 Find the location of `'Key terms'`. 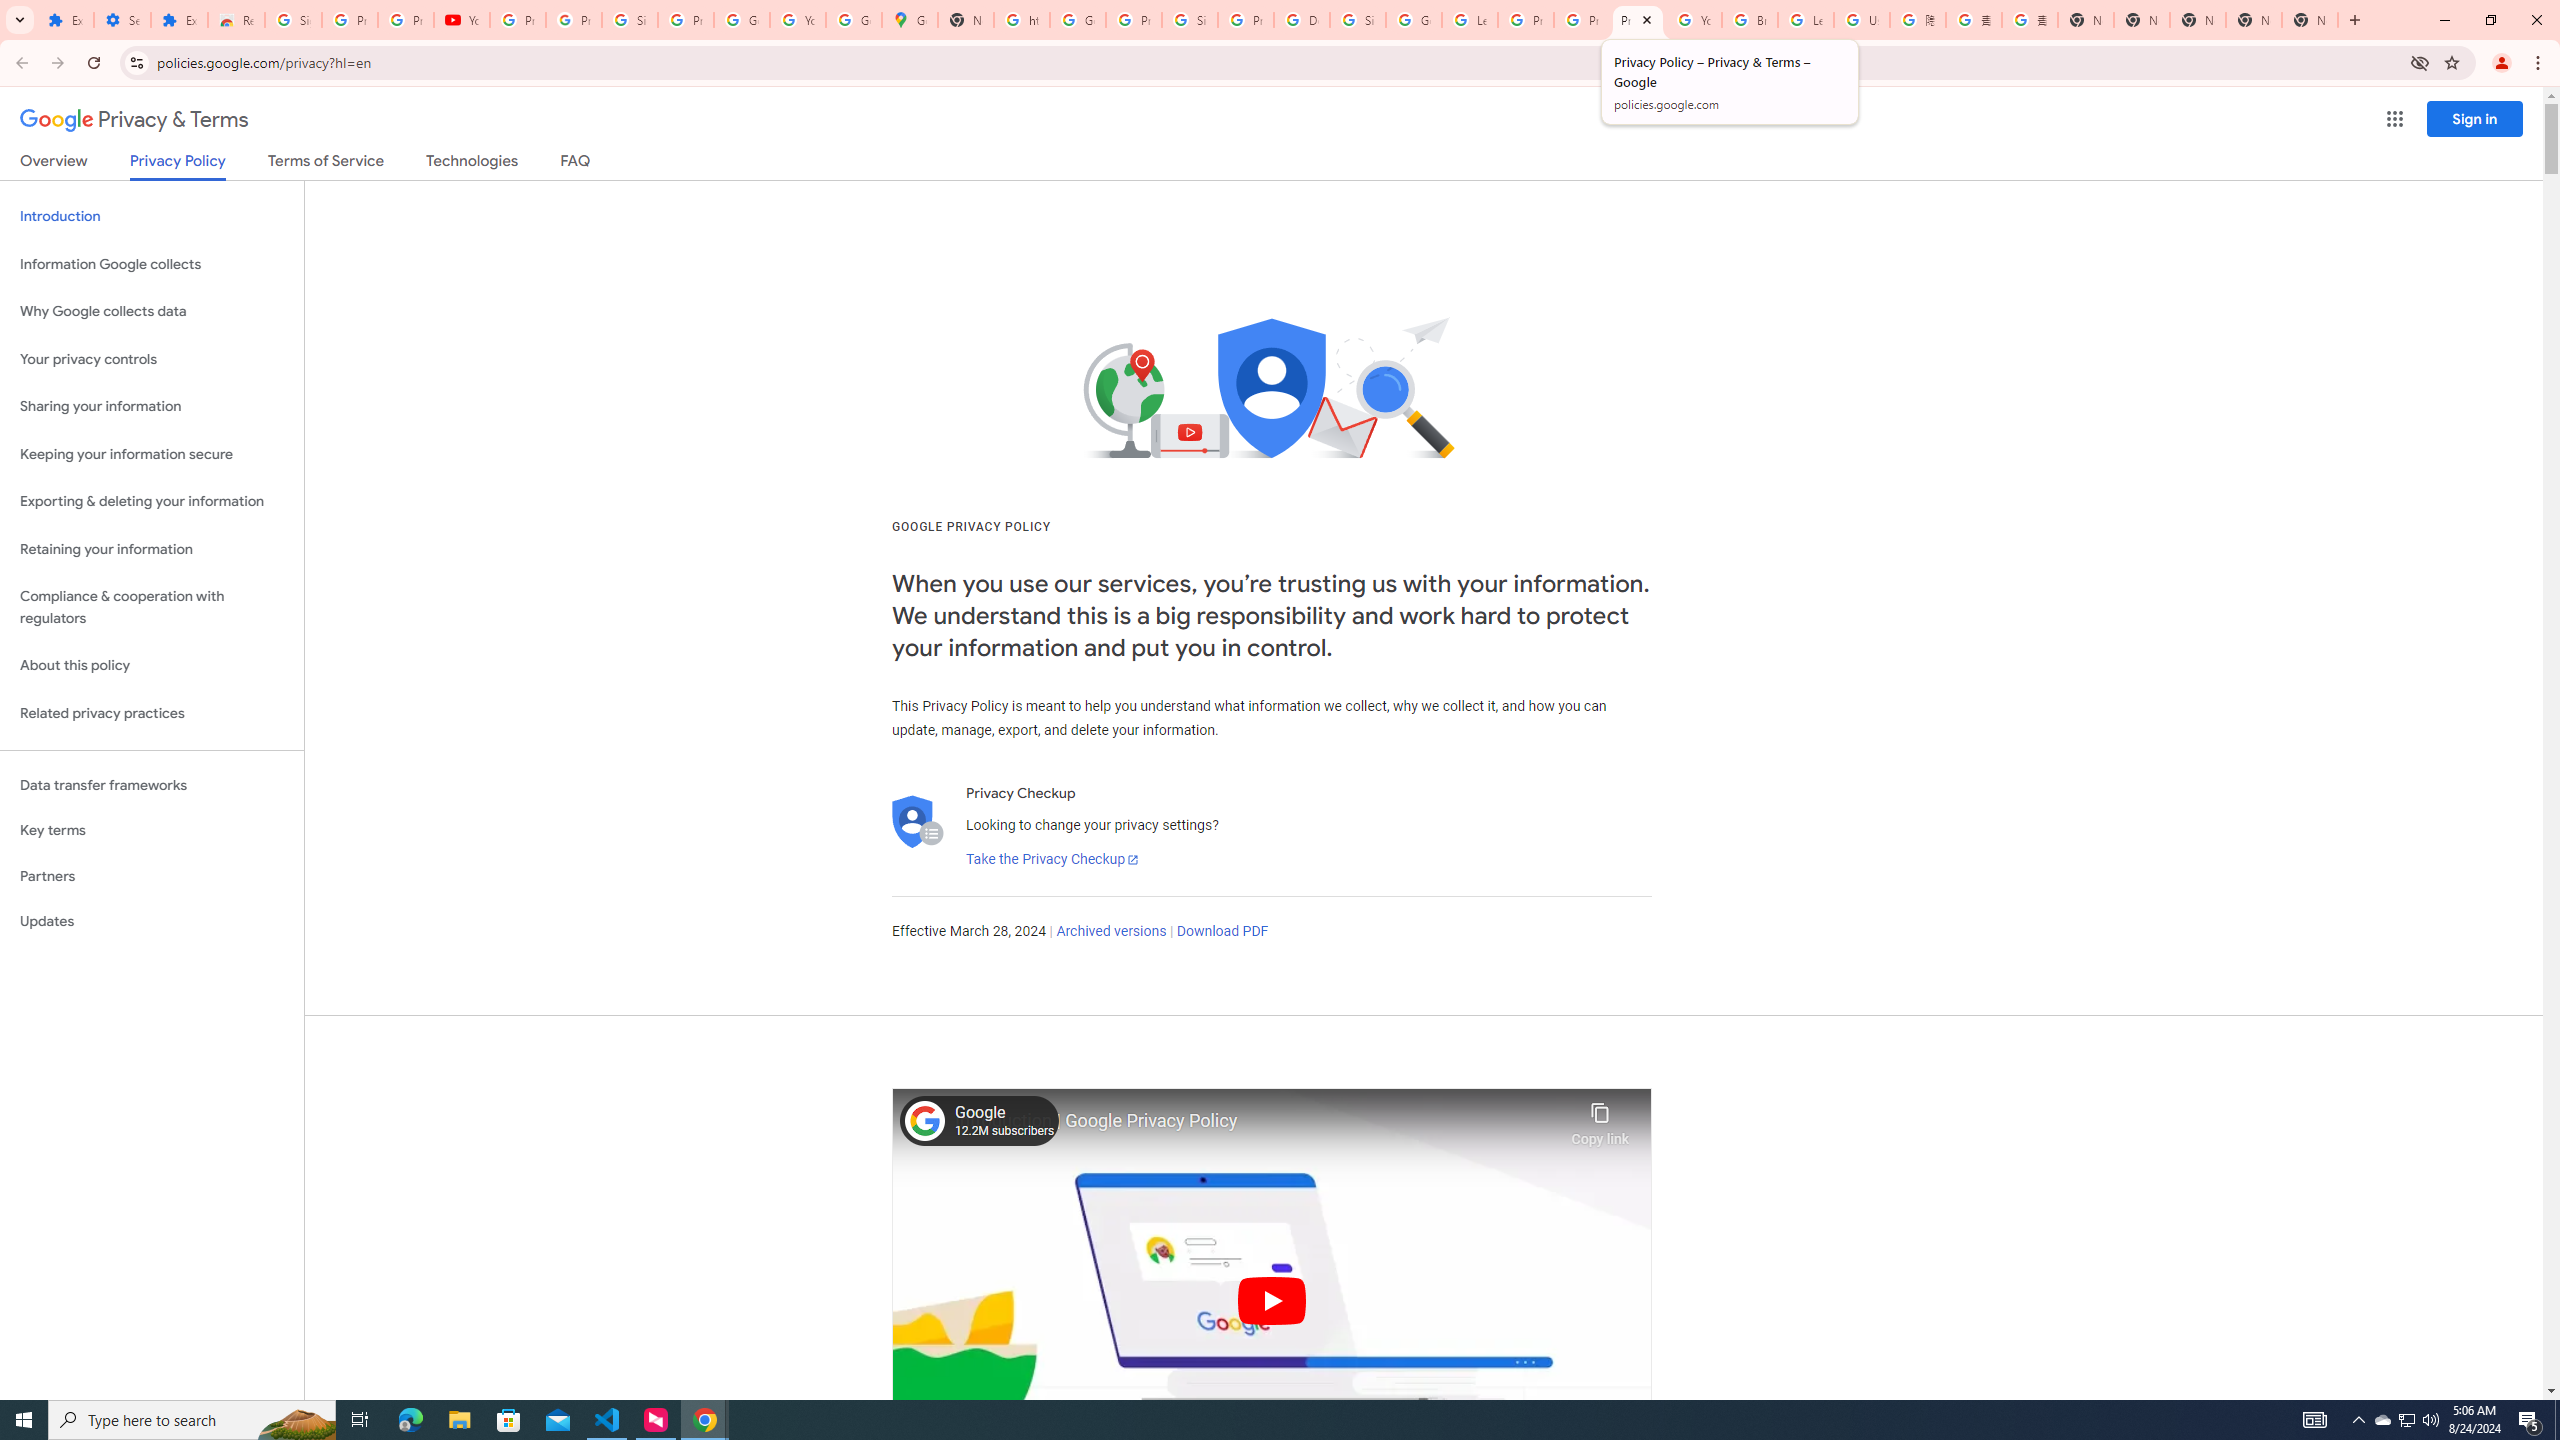

'Key terms' is located at coordinates (151, 830).